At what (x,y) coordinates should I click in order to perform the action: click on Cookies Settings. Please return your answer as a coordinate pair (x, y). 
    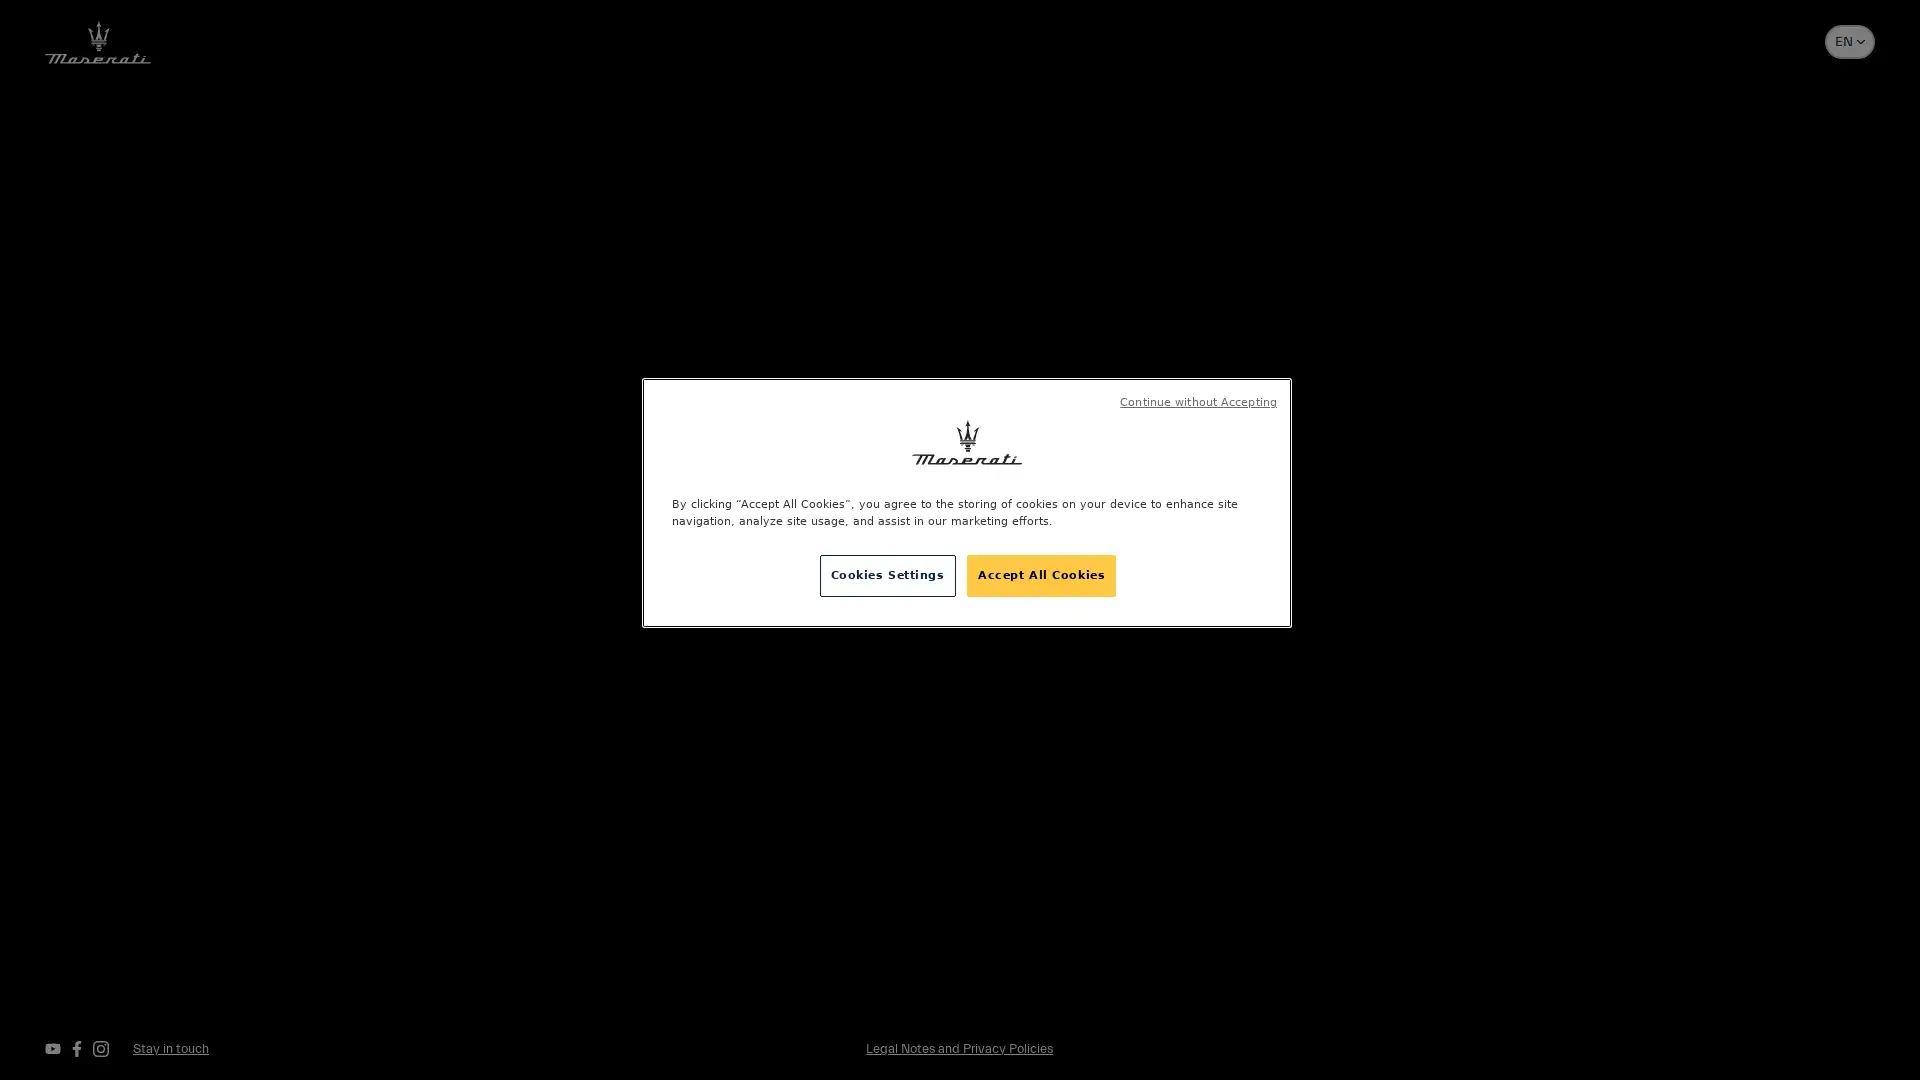
    Looking at the image, I should click on (886, 575).